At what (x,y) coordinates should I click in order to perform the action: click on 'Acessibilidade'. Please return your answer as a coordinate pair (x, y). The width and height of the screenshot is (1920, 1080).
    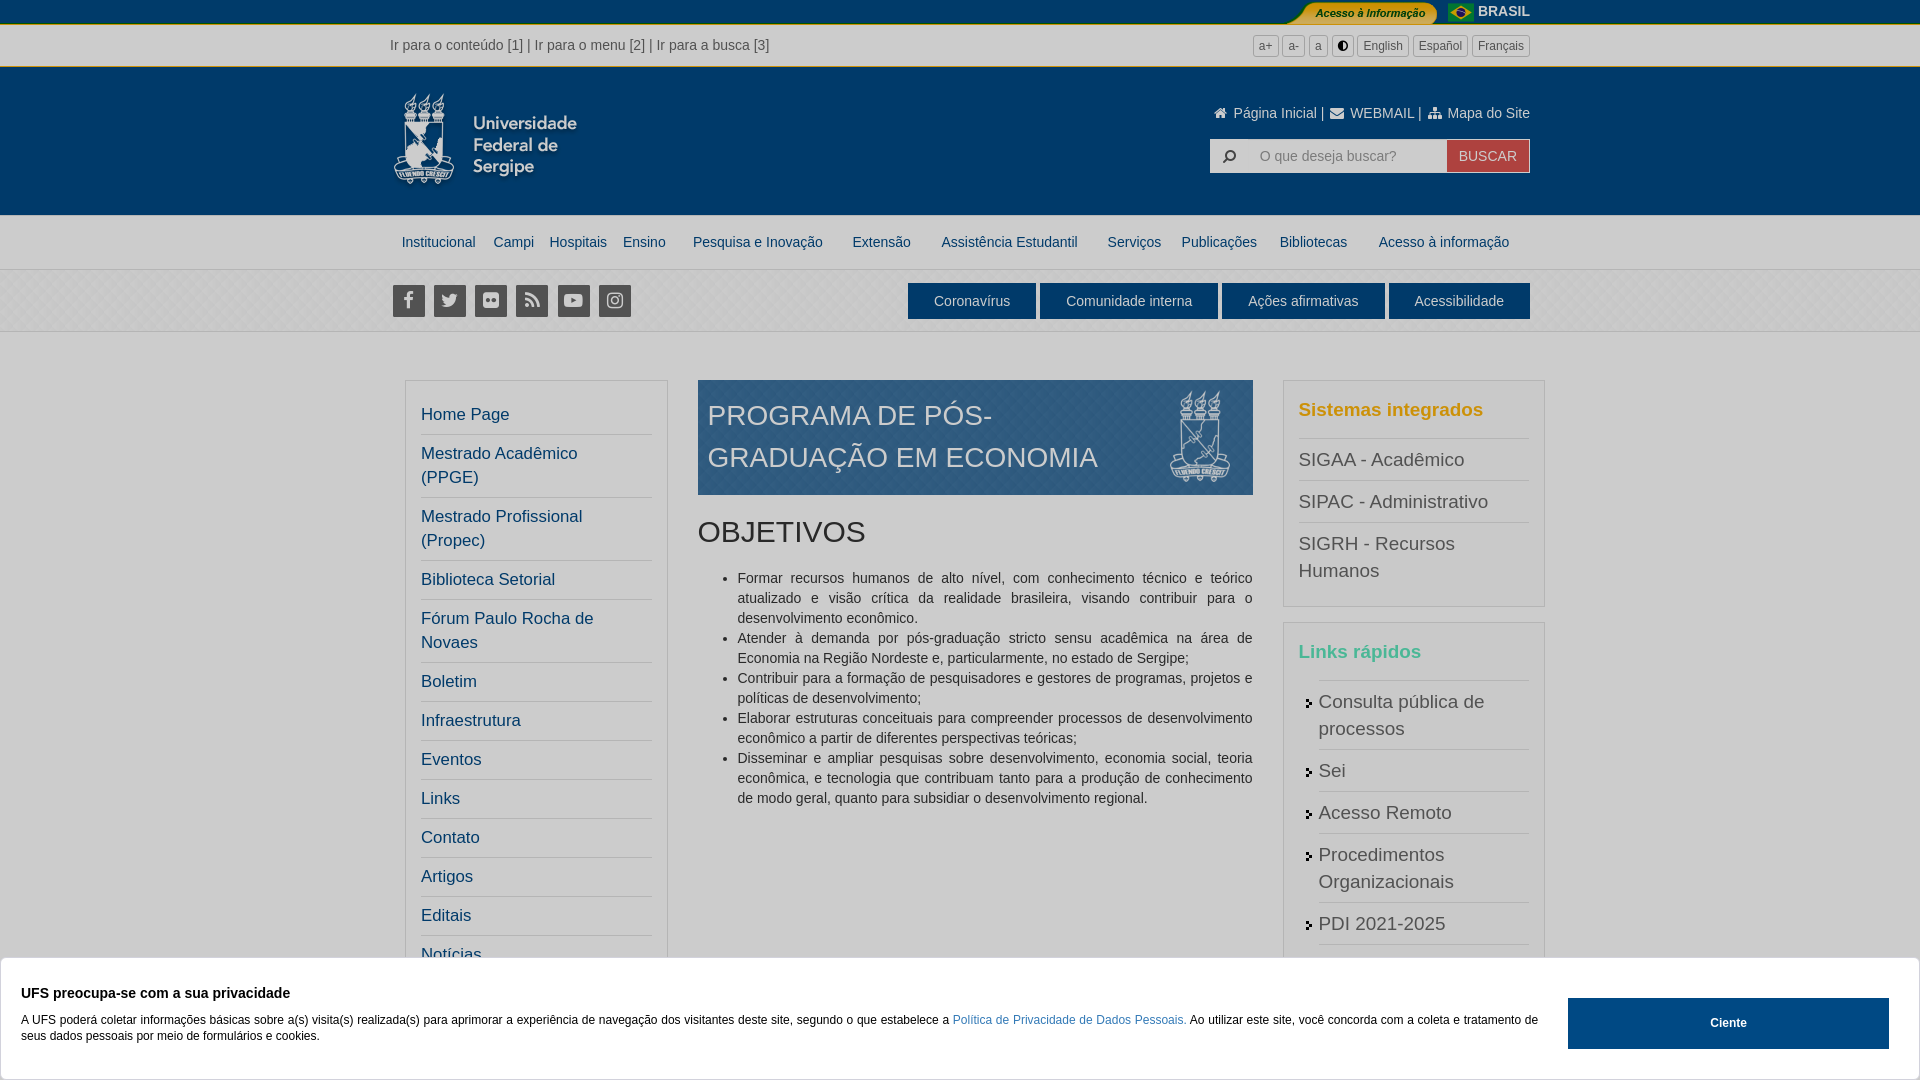
    Looking at the image, I should click on (1459, 300).